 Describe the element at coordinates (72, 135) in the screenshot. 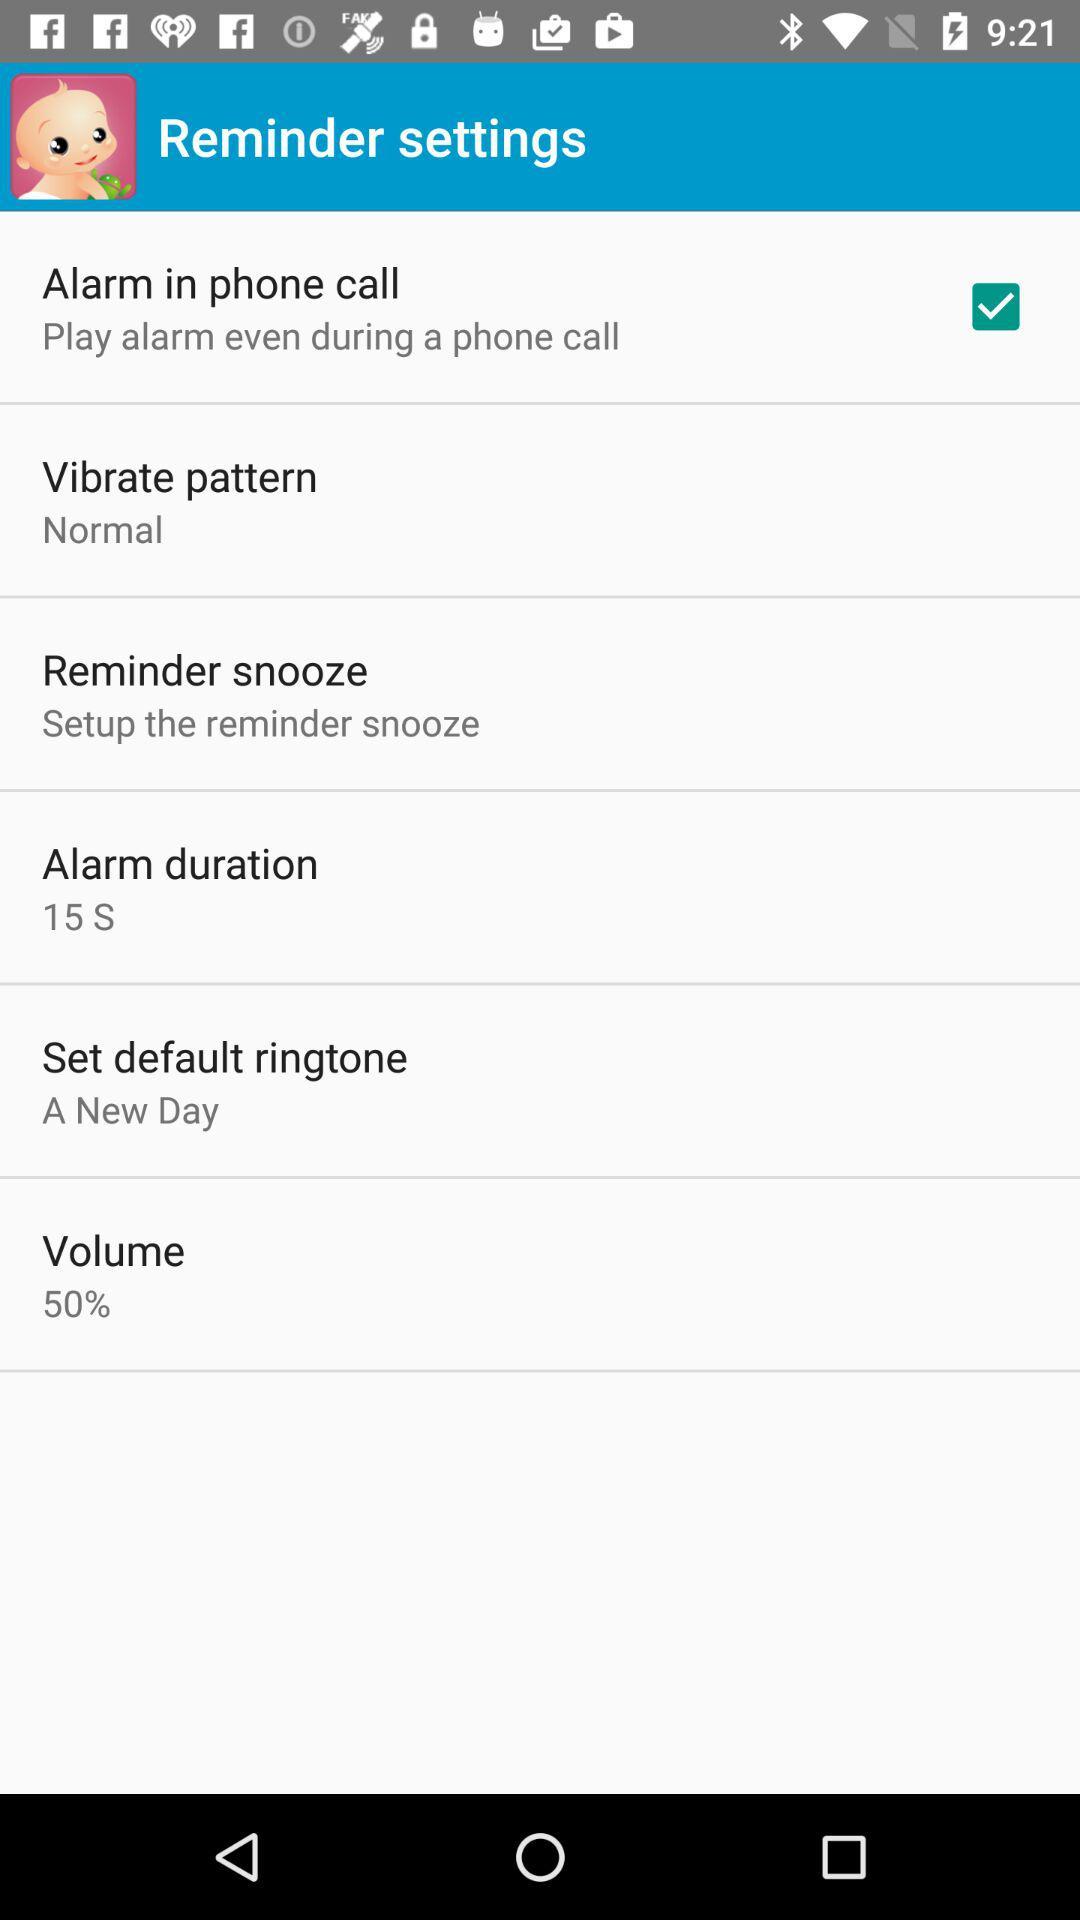

I see `the app above alarm in phone` at that location.